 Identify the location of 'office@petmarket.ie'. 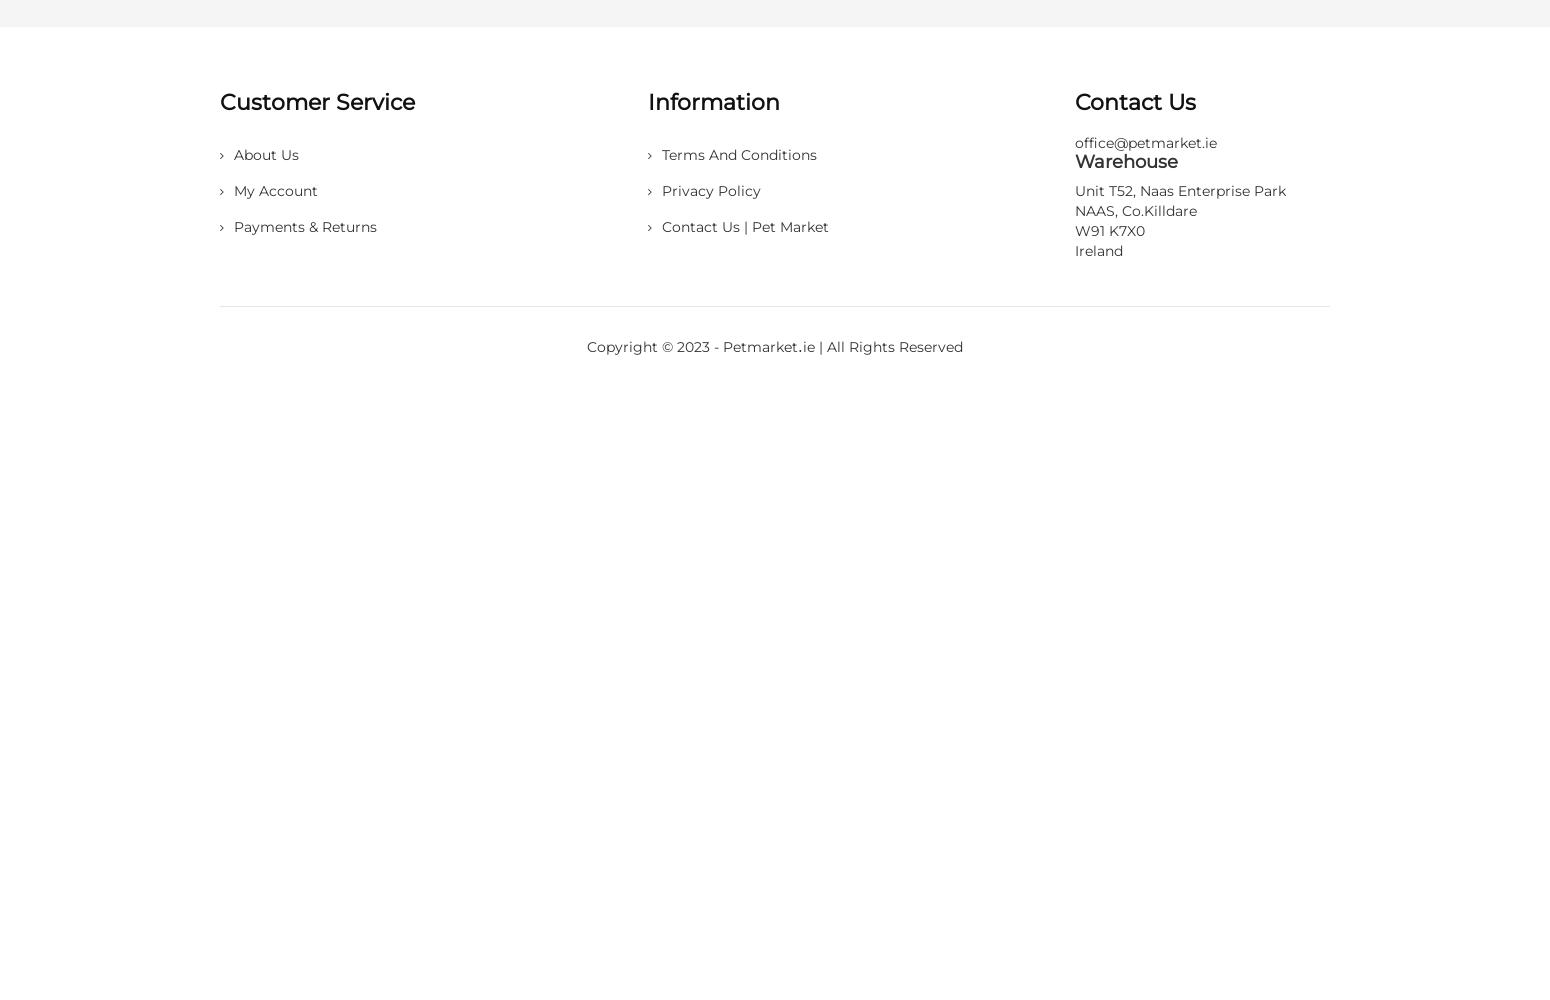
(1145, 143).